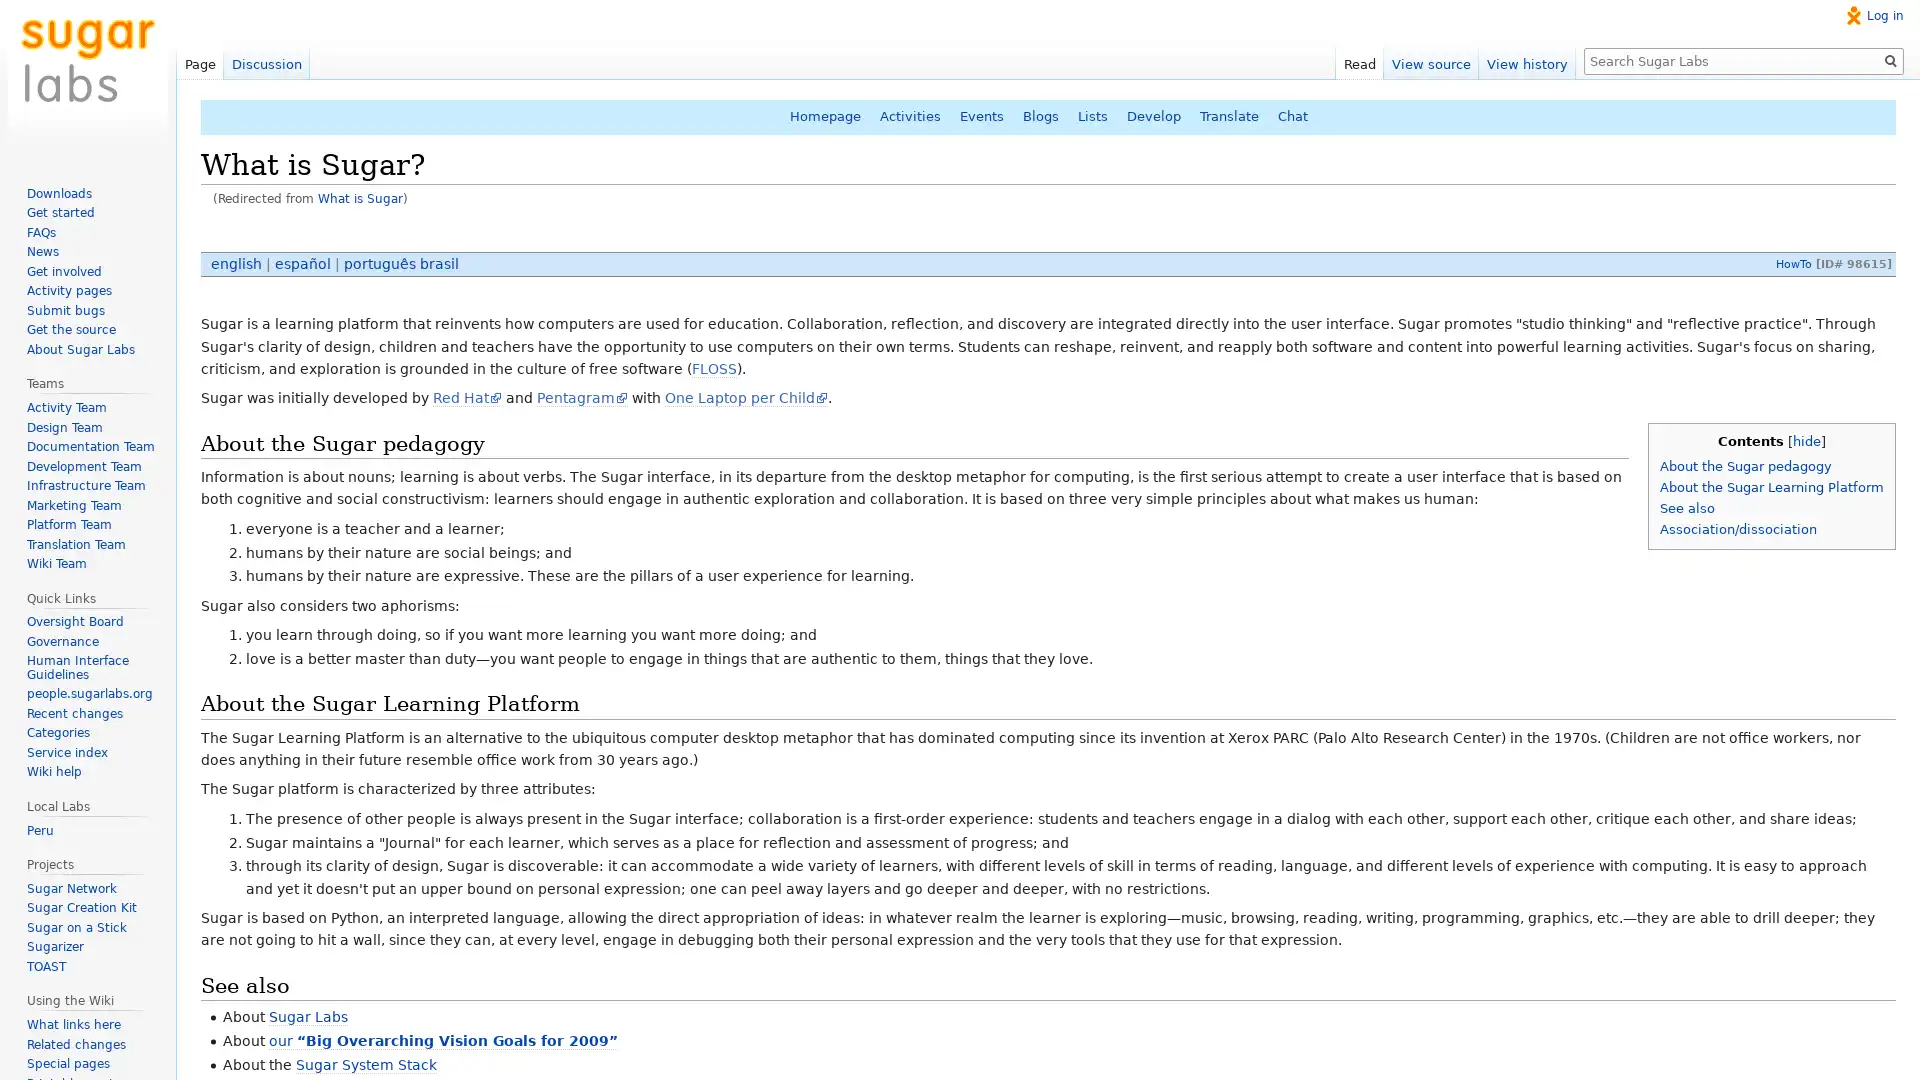  What do you see at coordinates (1890, 60) in the screenshot?
I see `Search` at bounding box center [1890, 60].